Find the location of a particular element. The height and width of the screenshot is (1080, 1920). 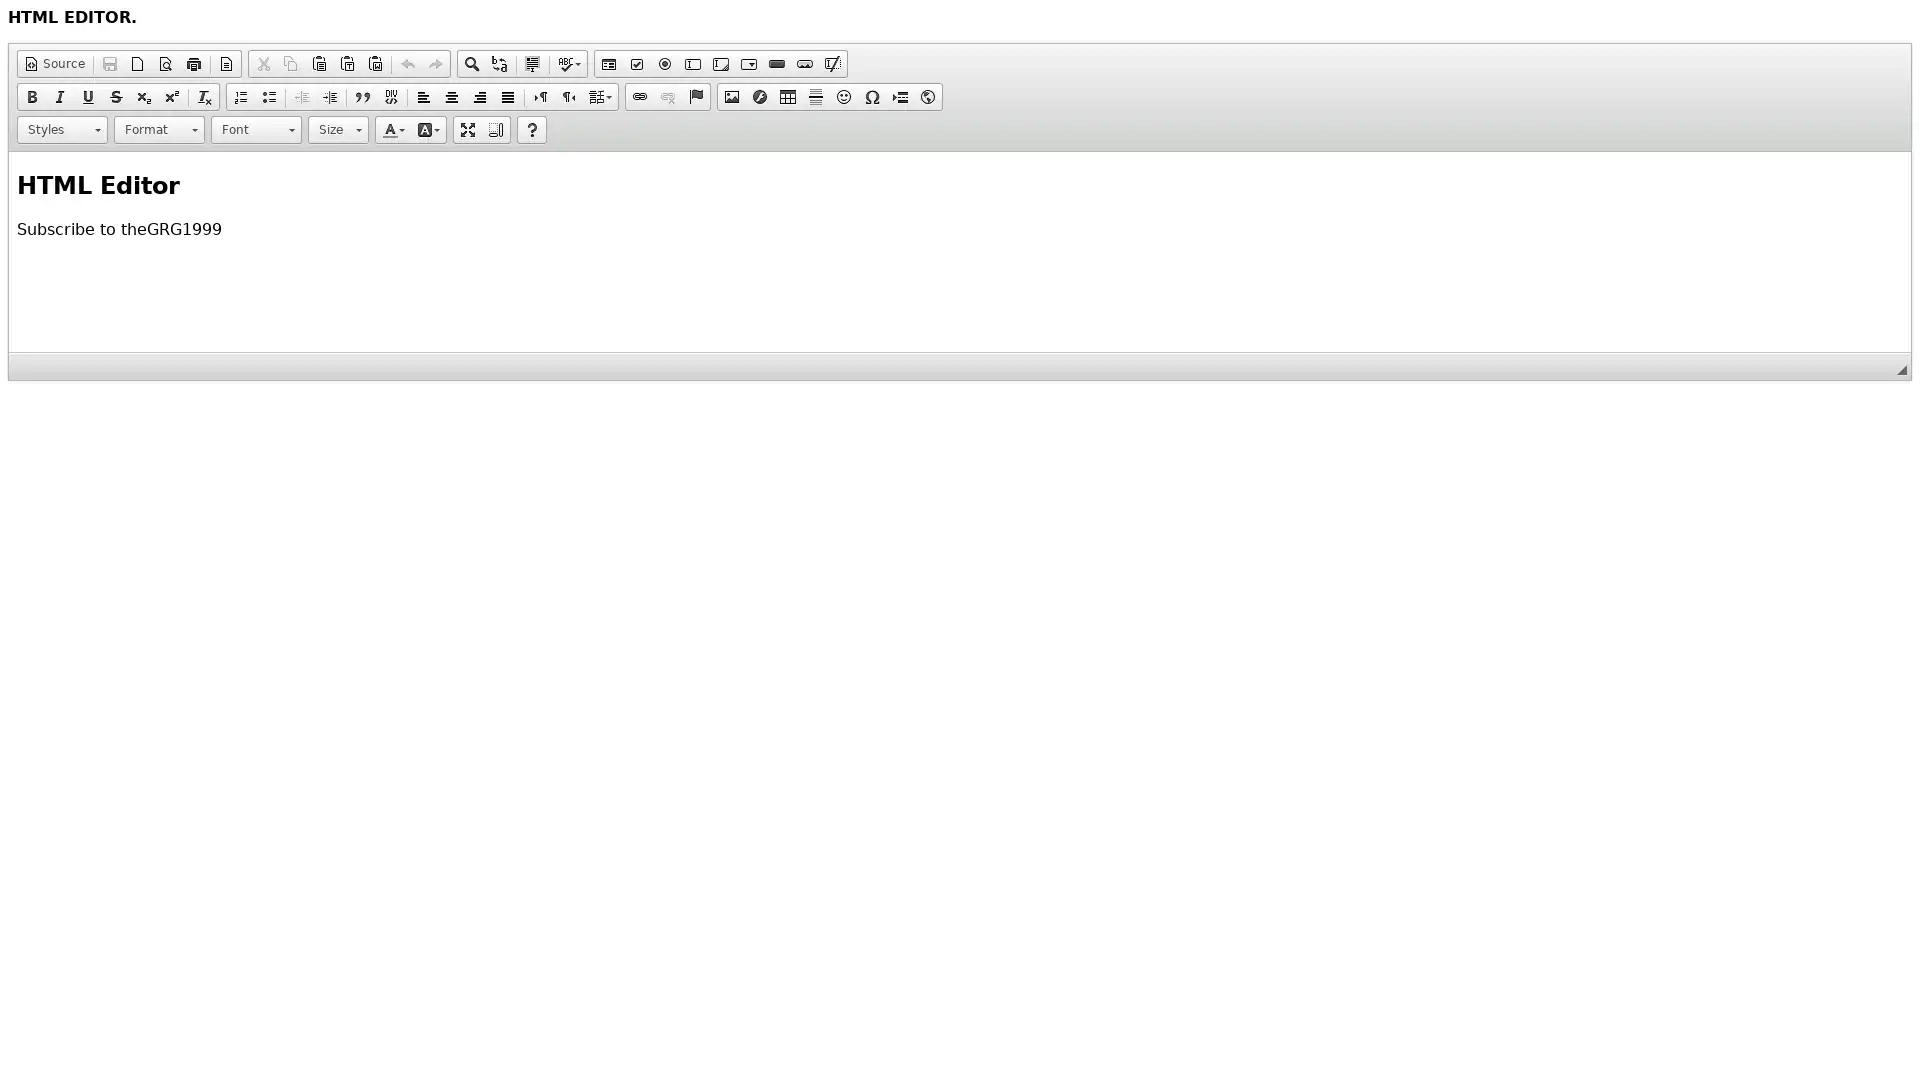

New Page is located at coordinates (137, 63).